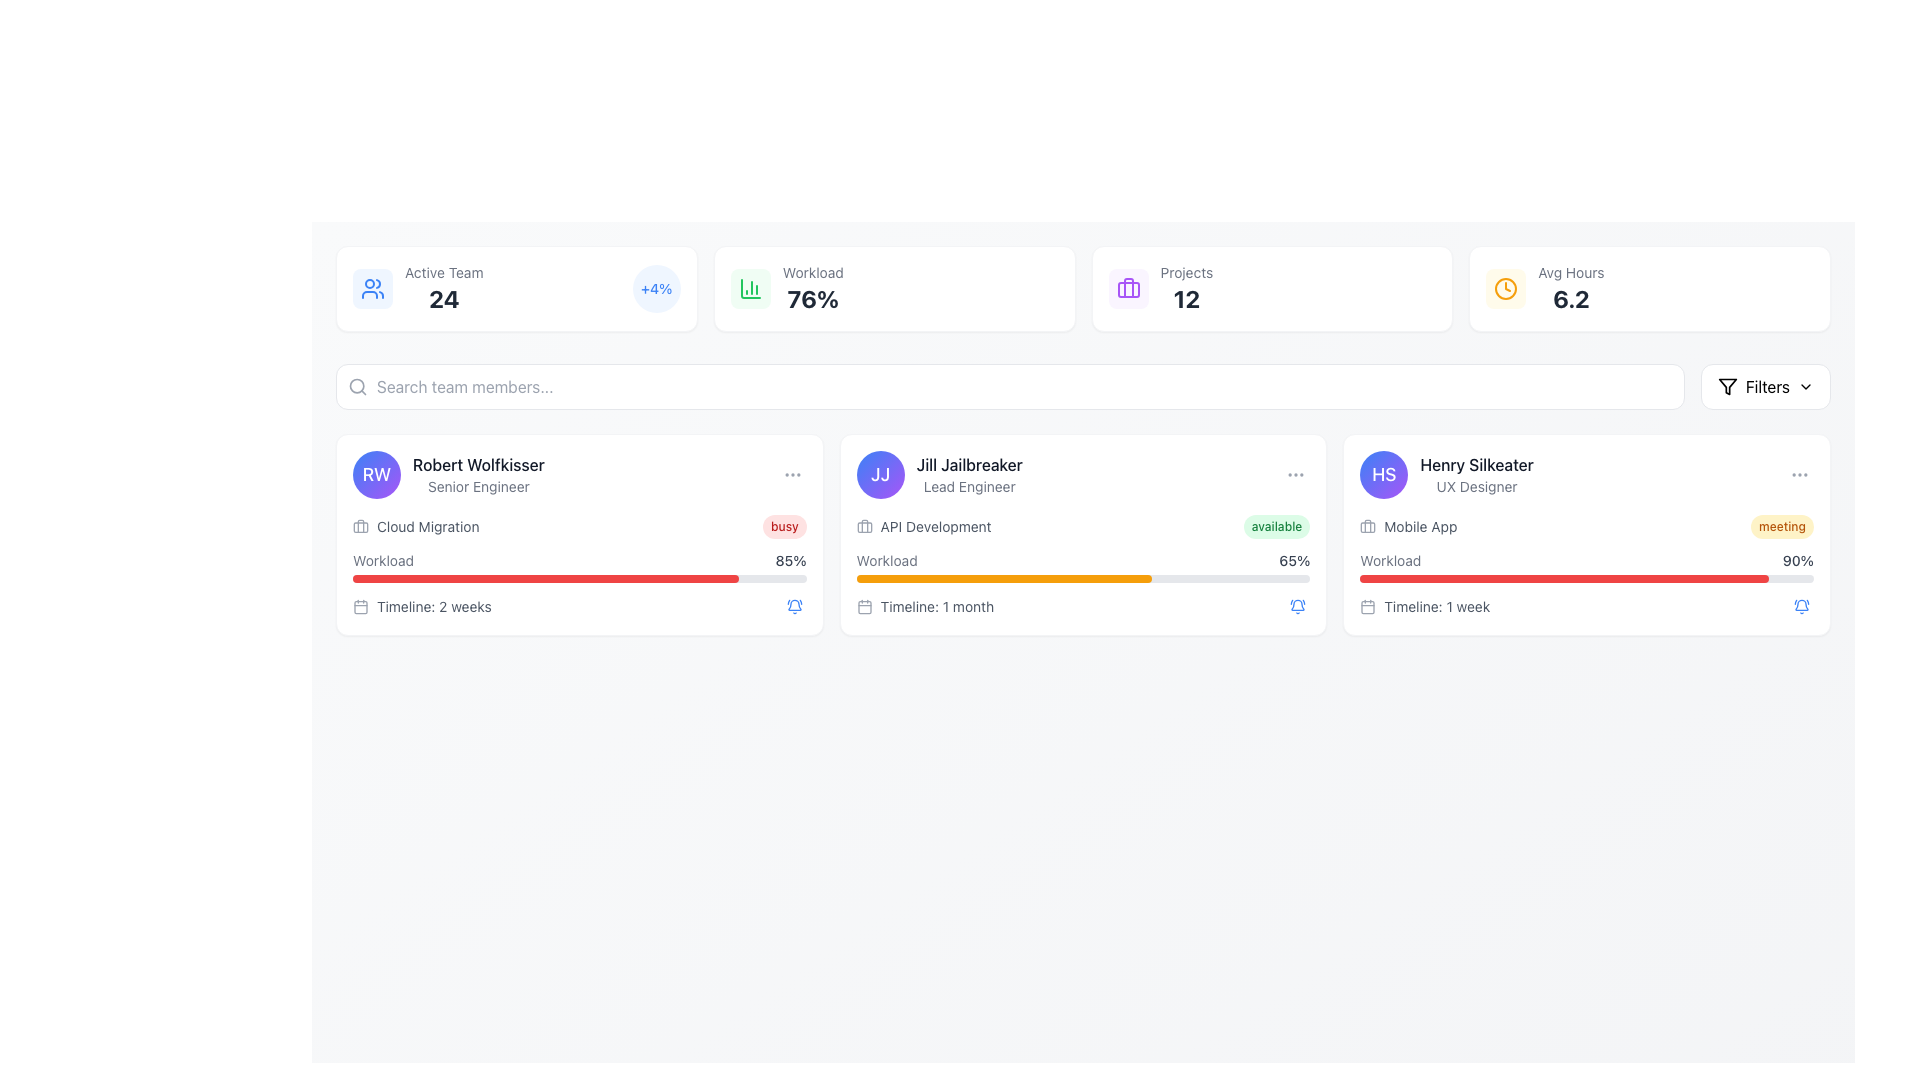 This screenshot has width=1920, height=1080. I want to click on the blue bell icon, which is styled with rounded edges and located in the bottom-right corner of the user interface, so click(1801, 605).